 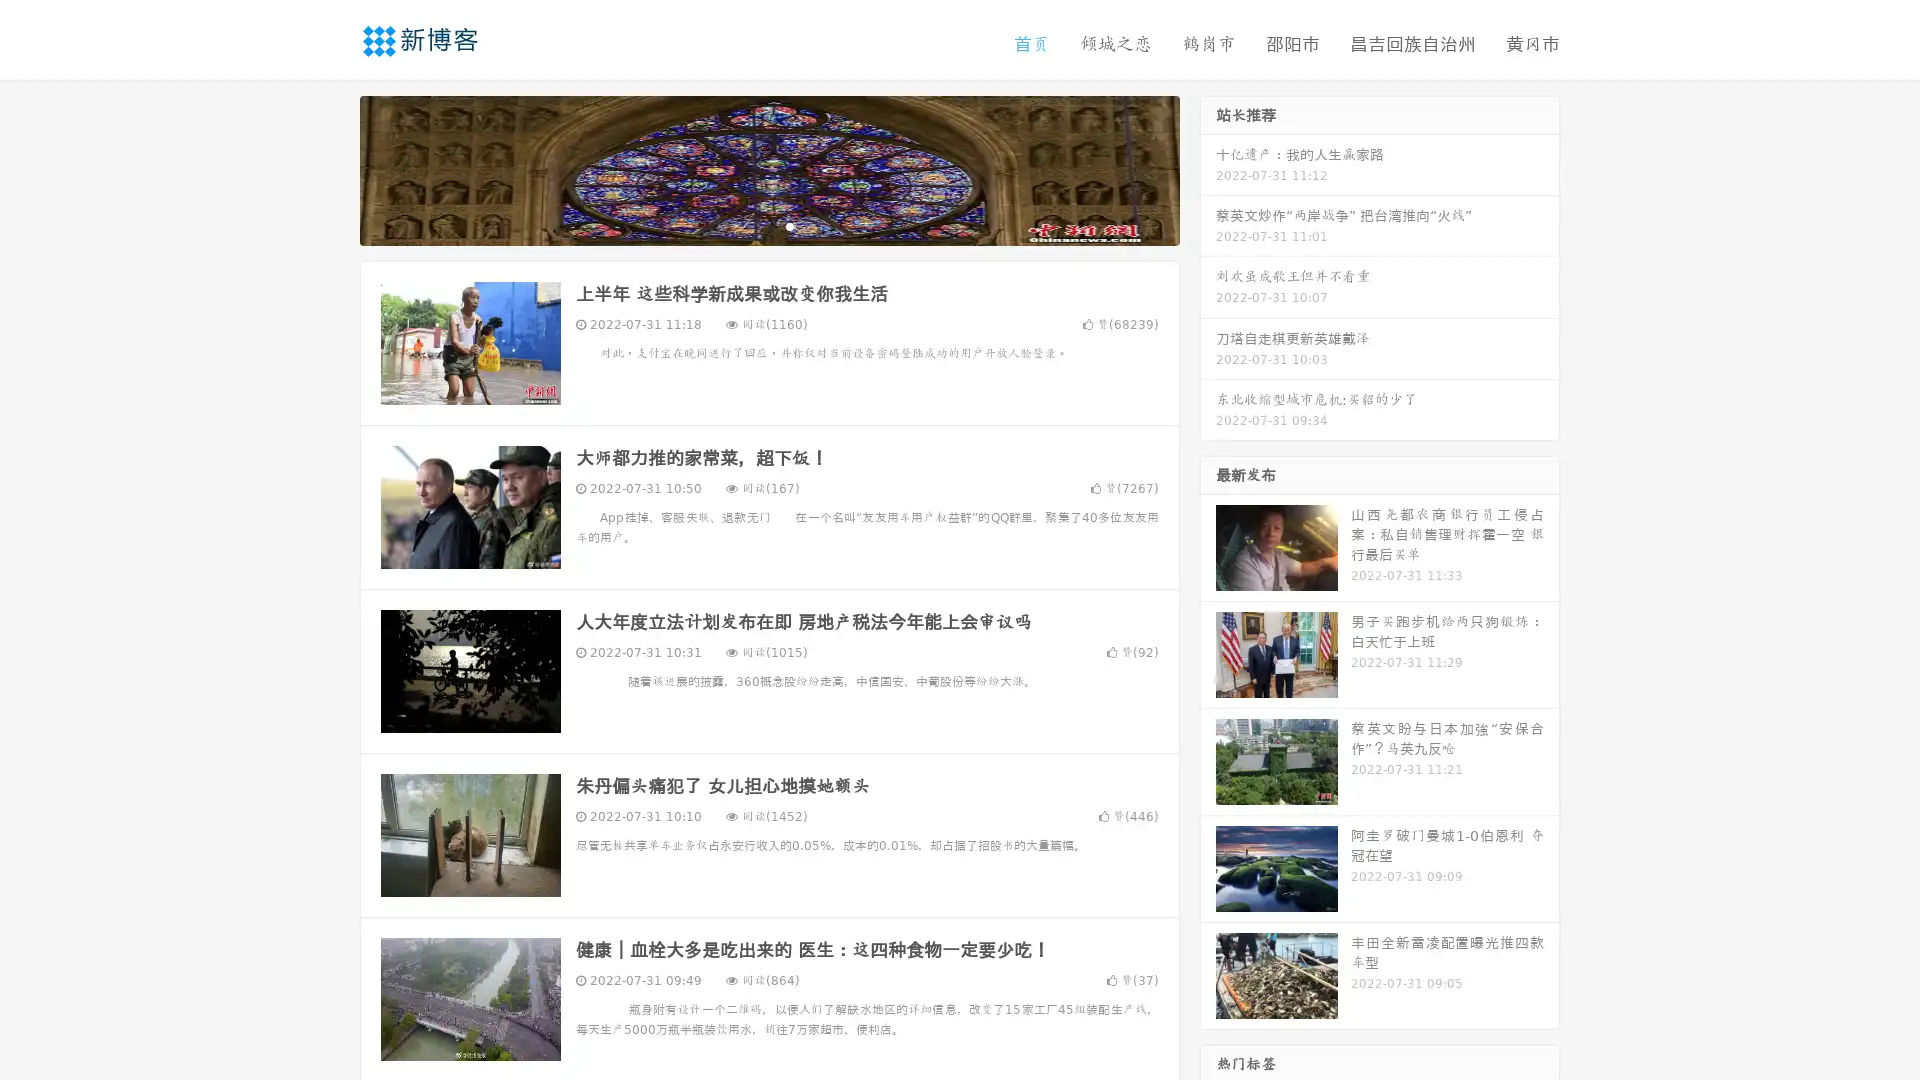 What do you see at coordinates (748, 225) in the screenshot?
I see `Go to slide 1` at bounding box center [748, 225].